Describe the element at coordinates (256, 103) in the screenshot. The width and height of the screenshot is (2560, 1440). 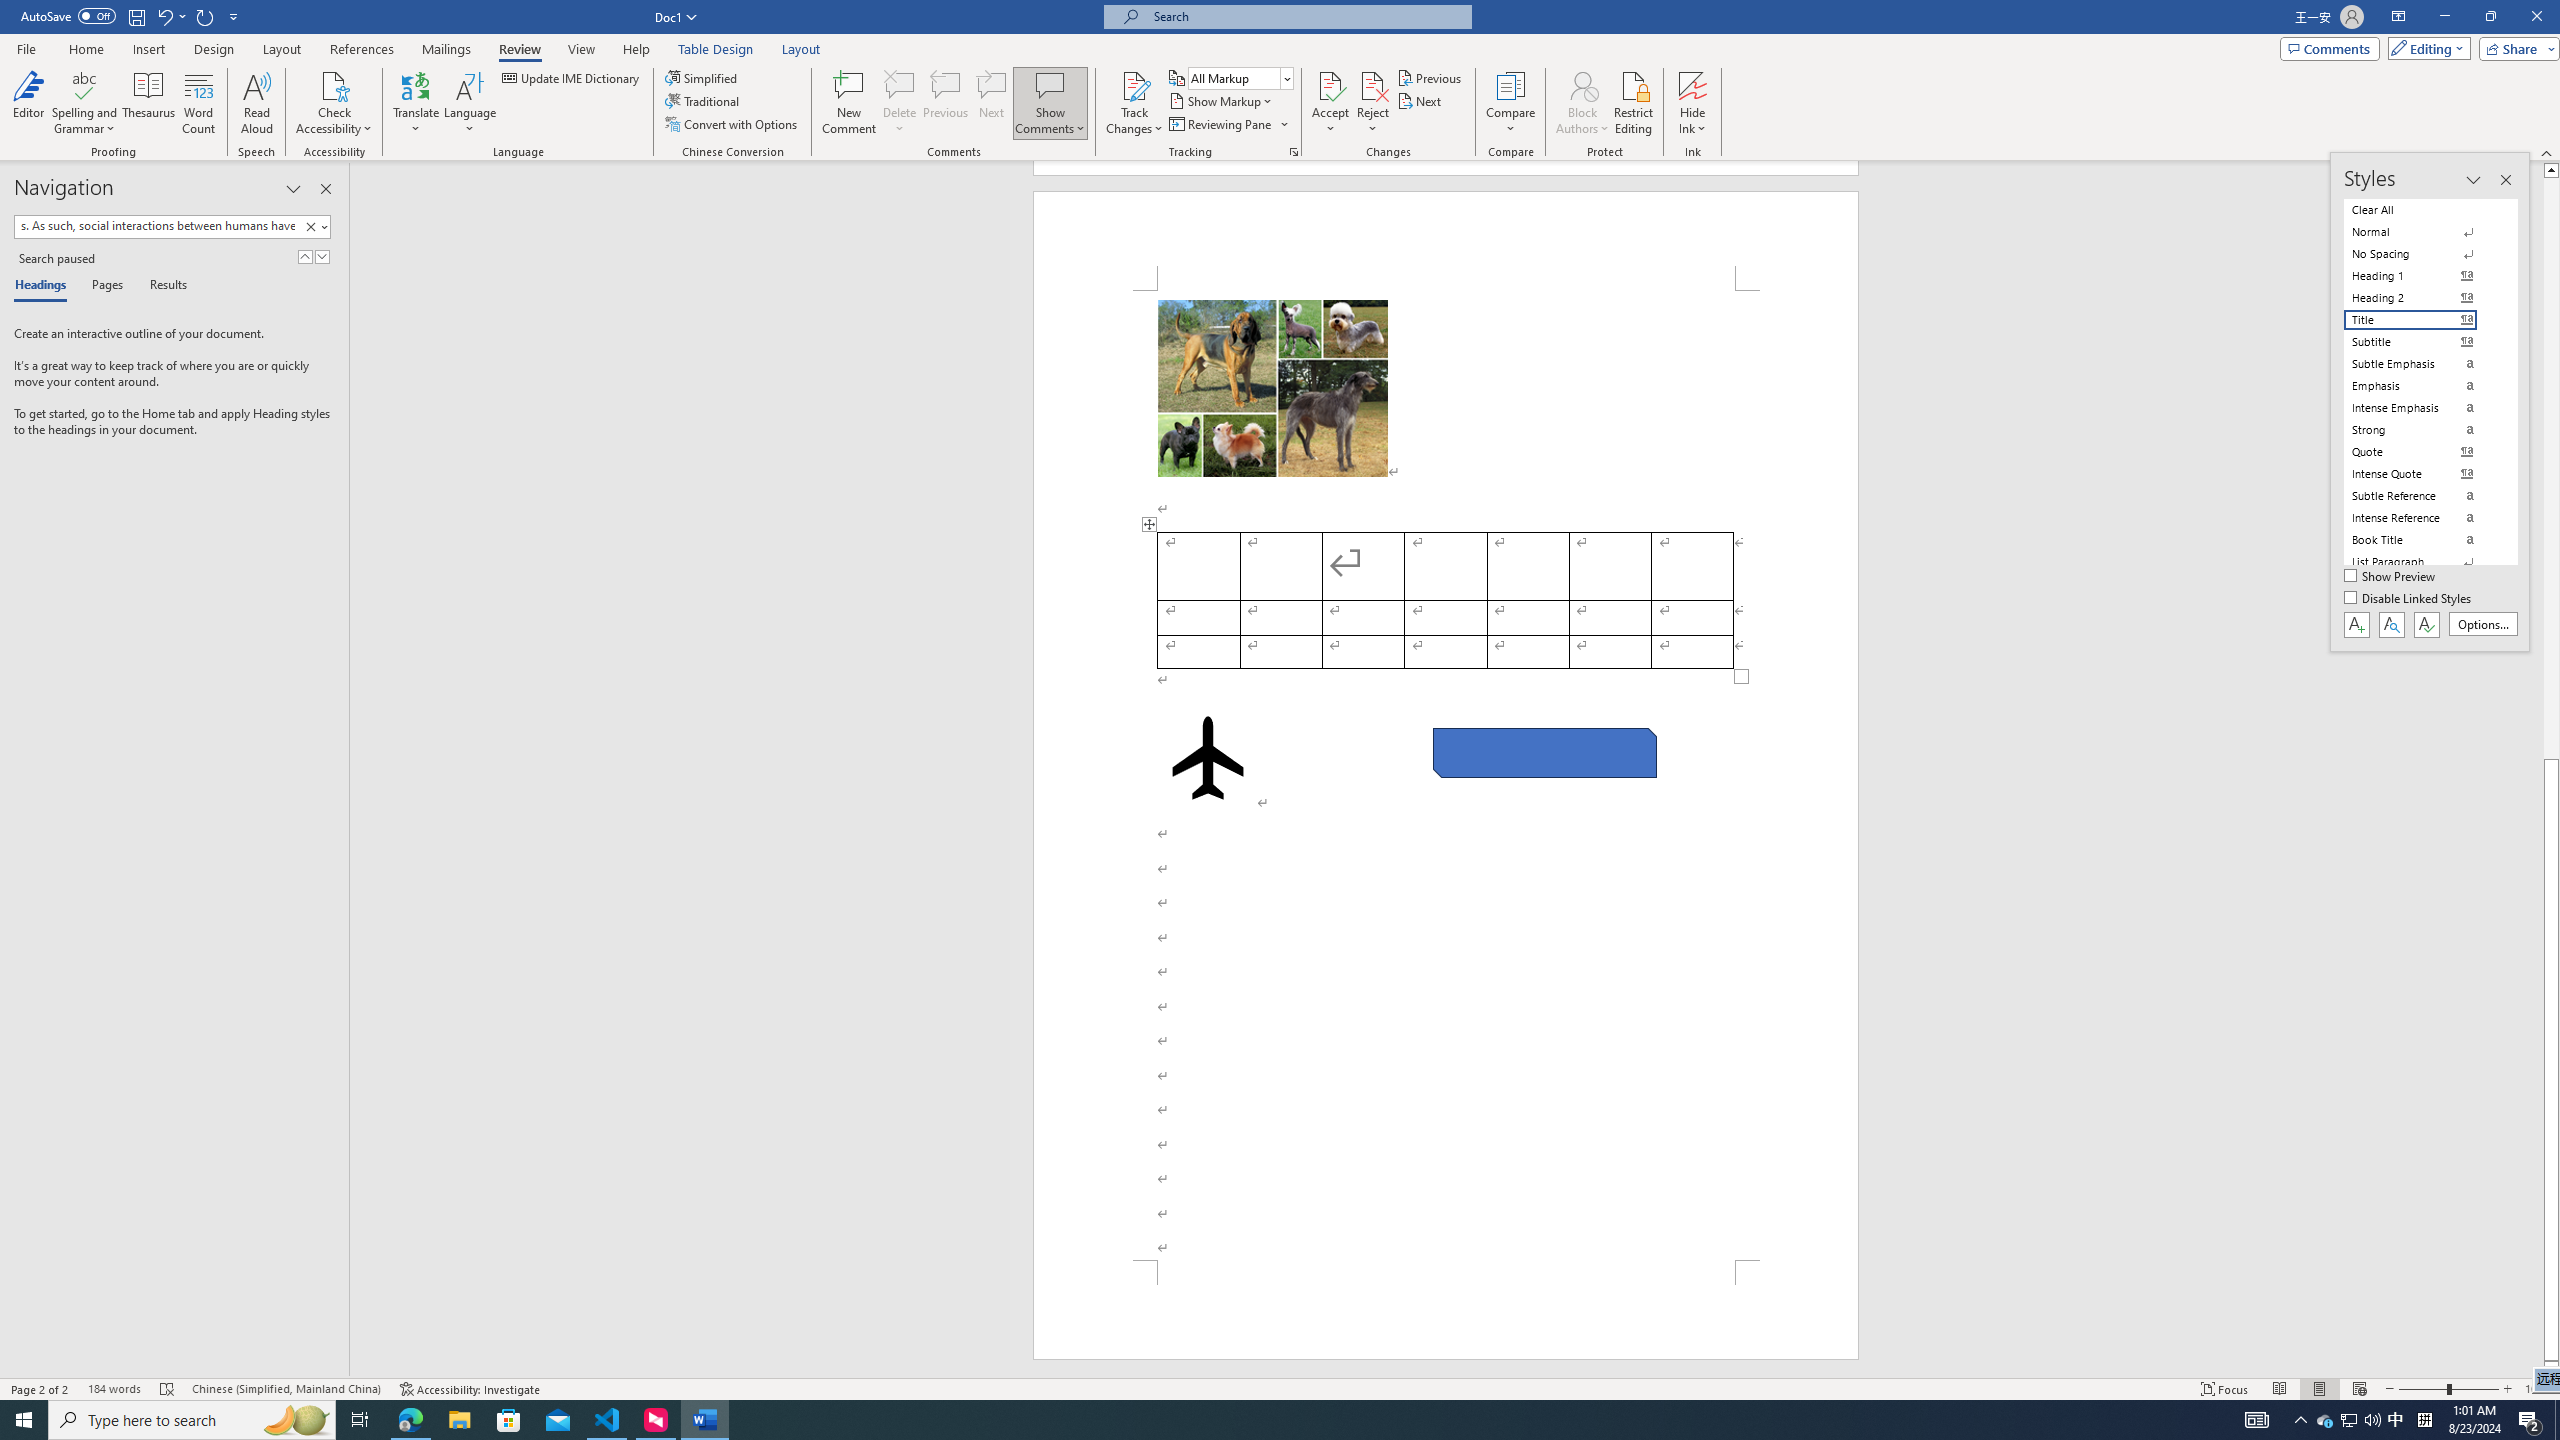
I see `'Read Aloud'` at that location.